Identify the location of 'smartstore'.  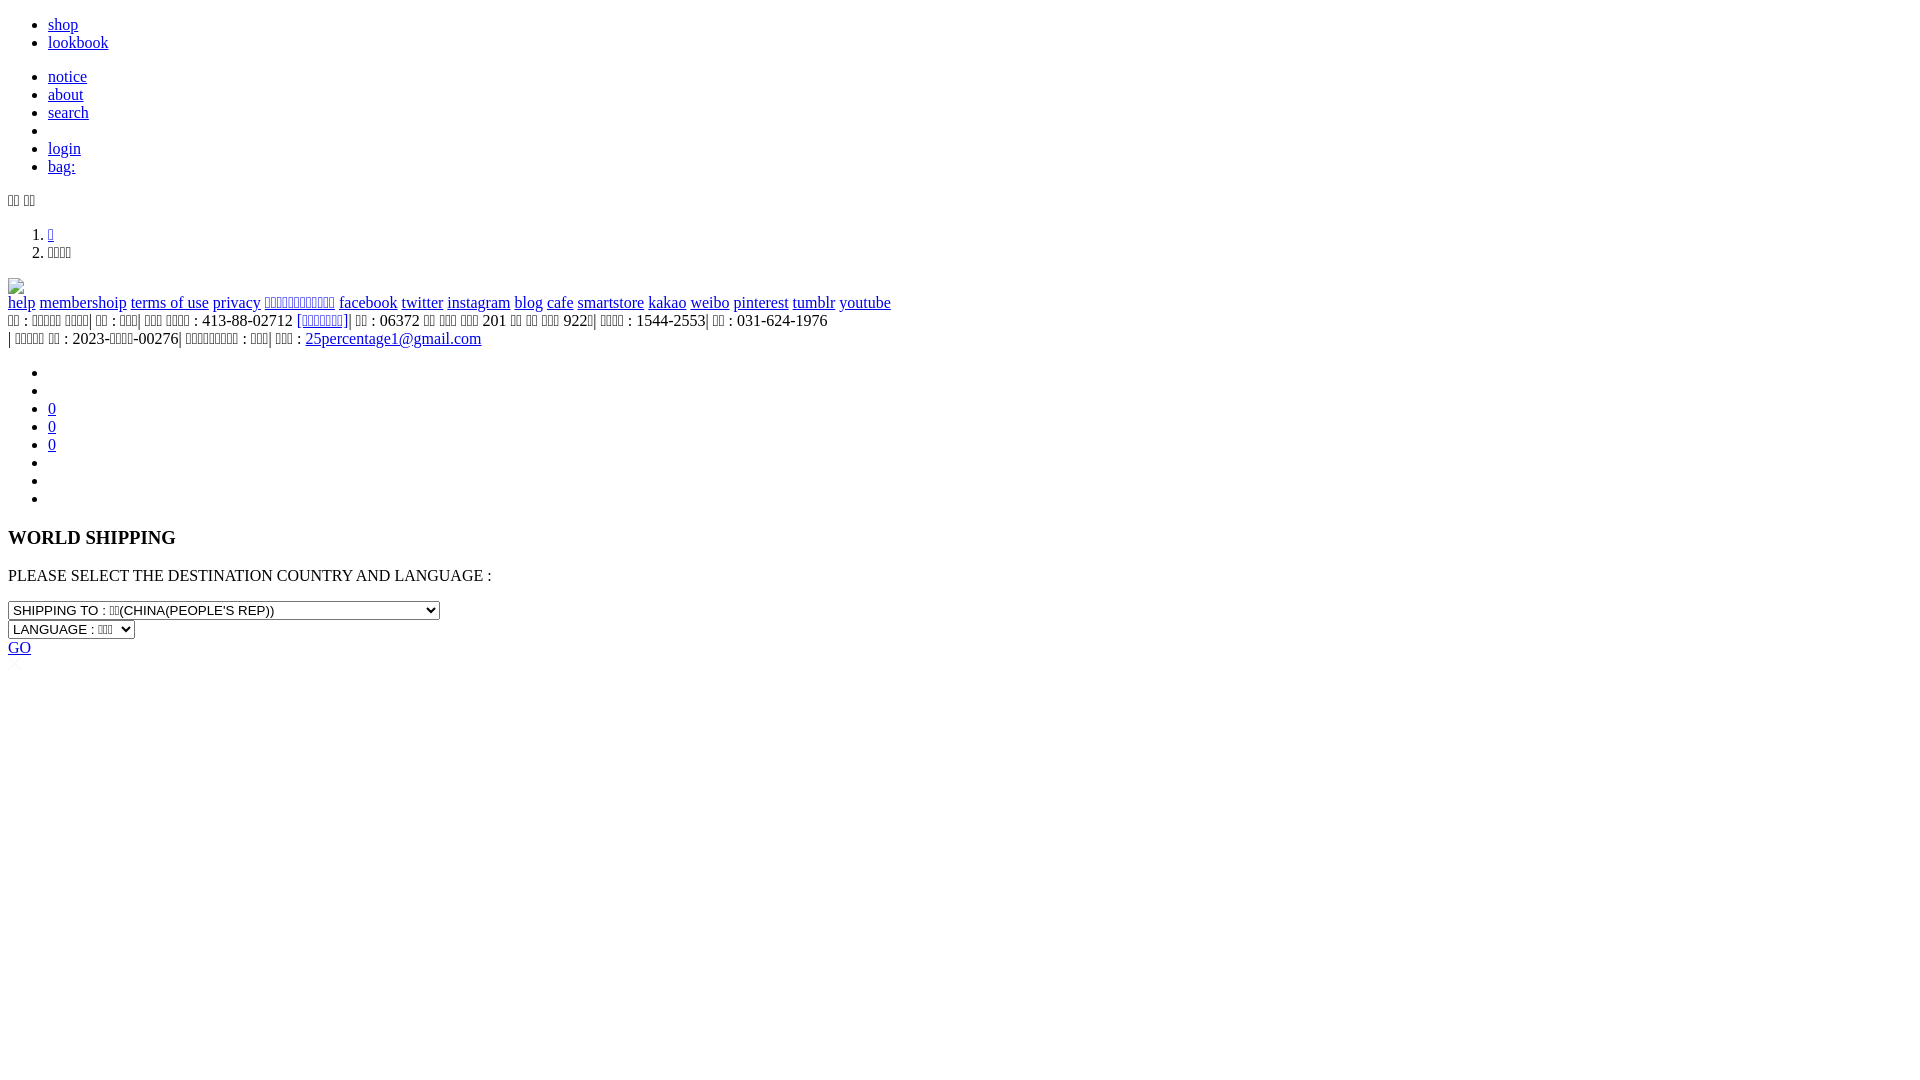
(610, 302).